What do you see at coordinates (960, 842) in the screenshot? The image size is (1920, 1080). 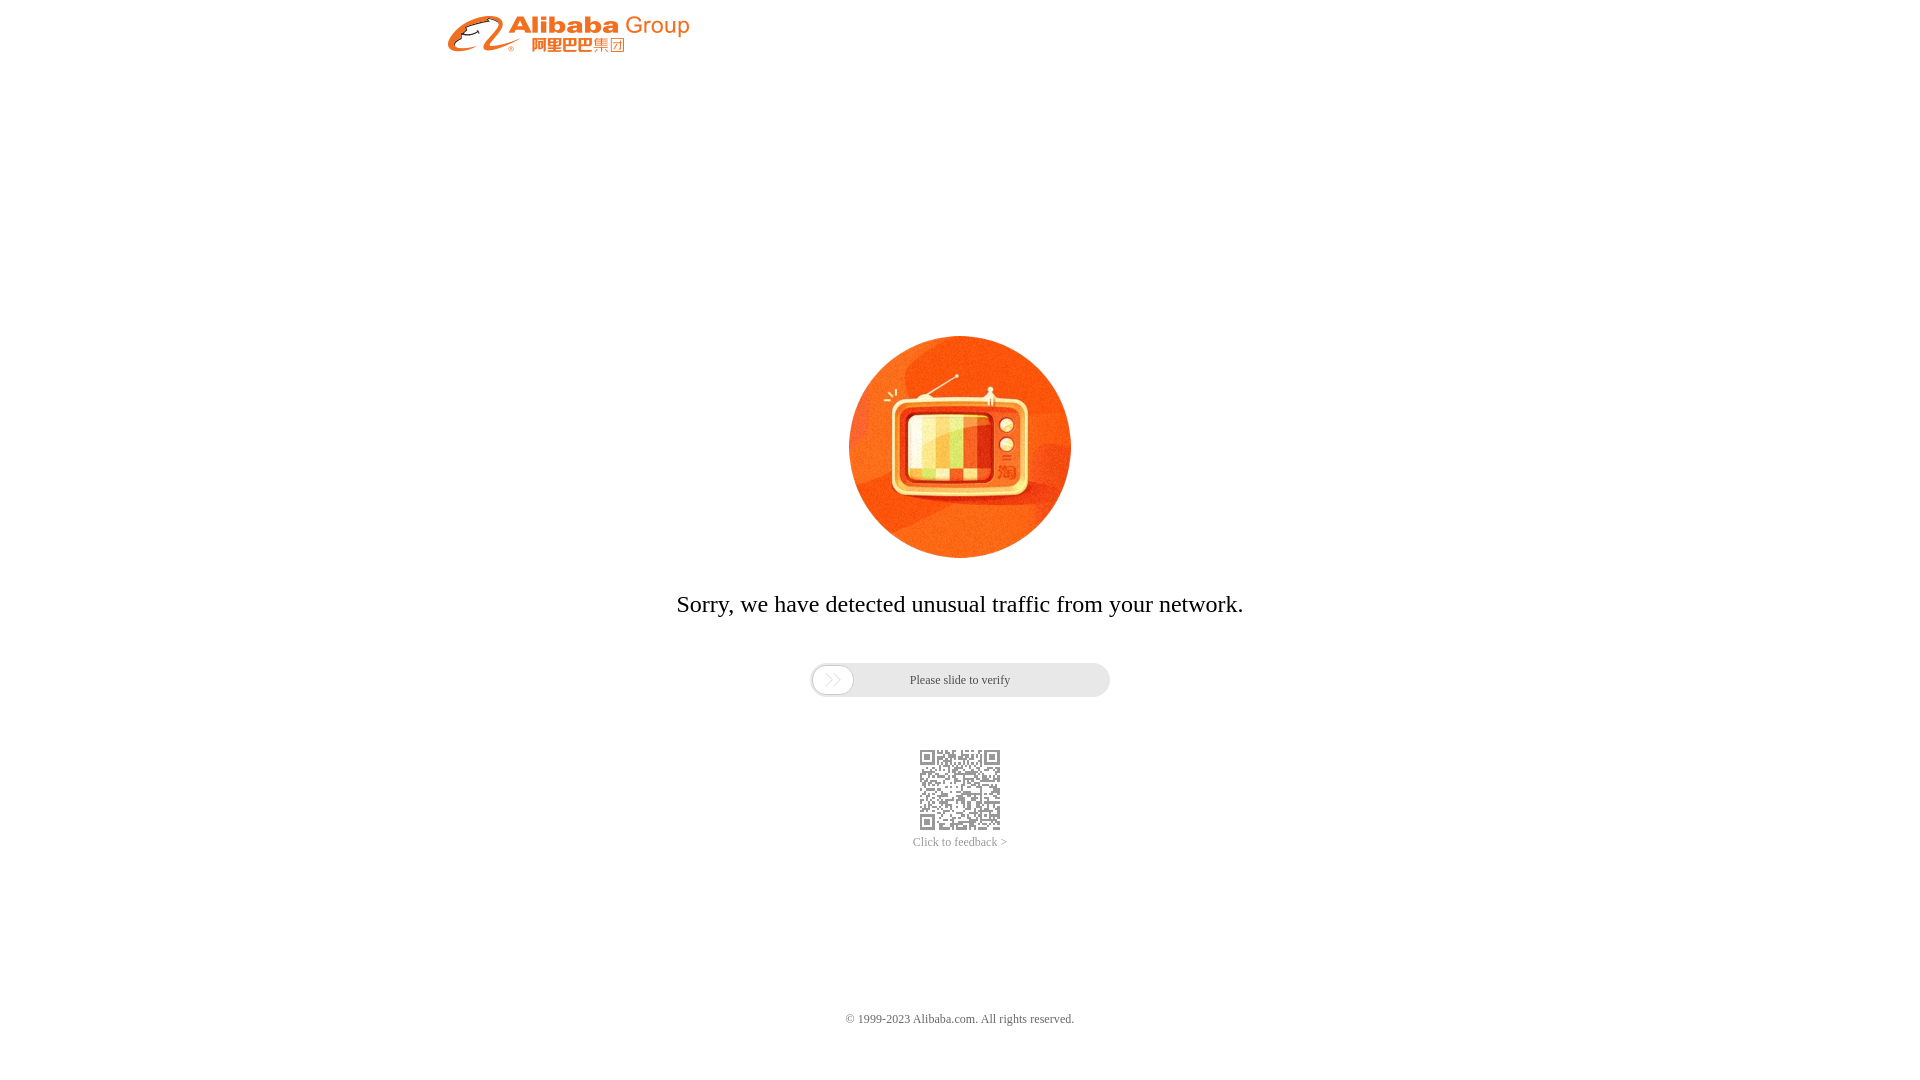 I see `'Click to feedback >'` at bounding box center [960, 842].